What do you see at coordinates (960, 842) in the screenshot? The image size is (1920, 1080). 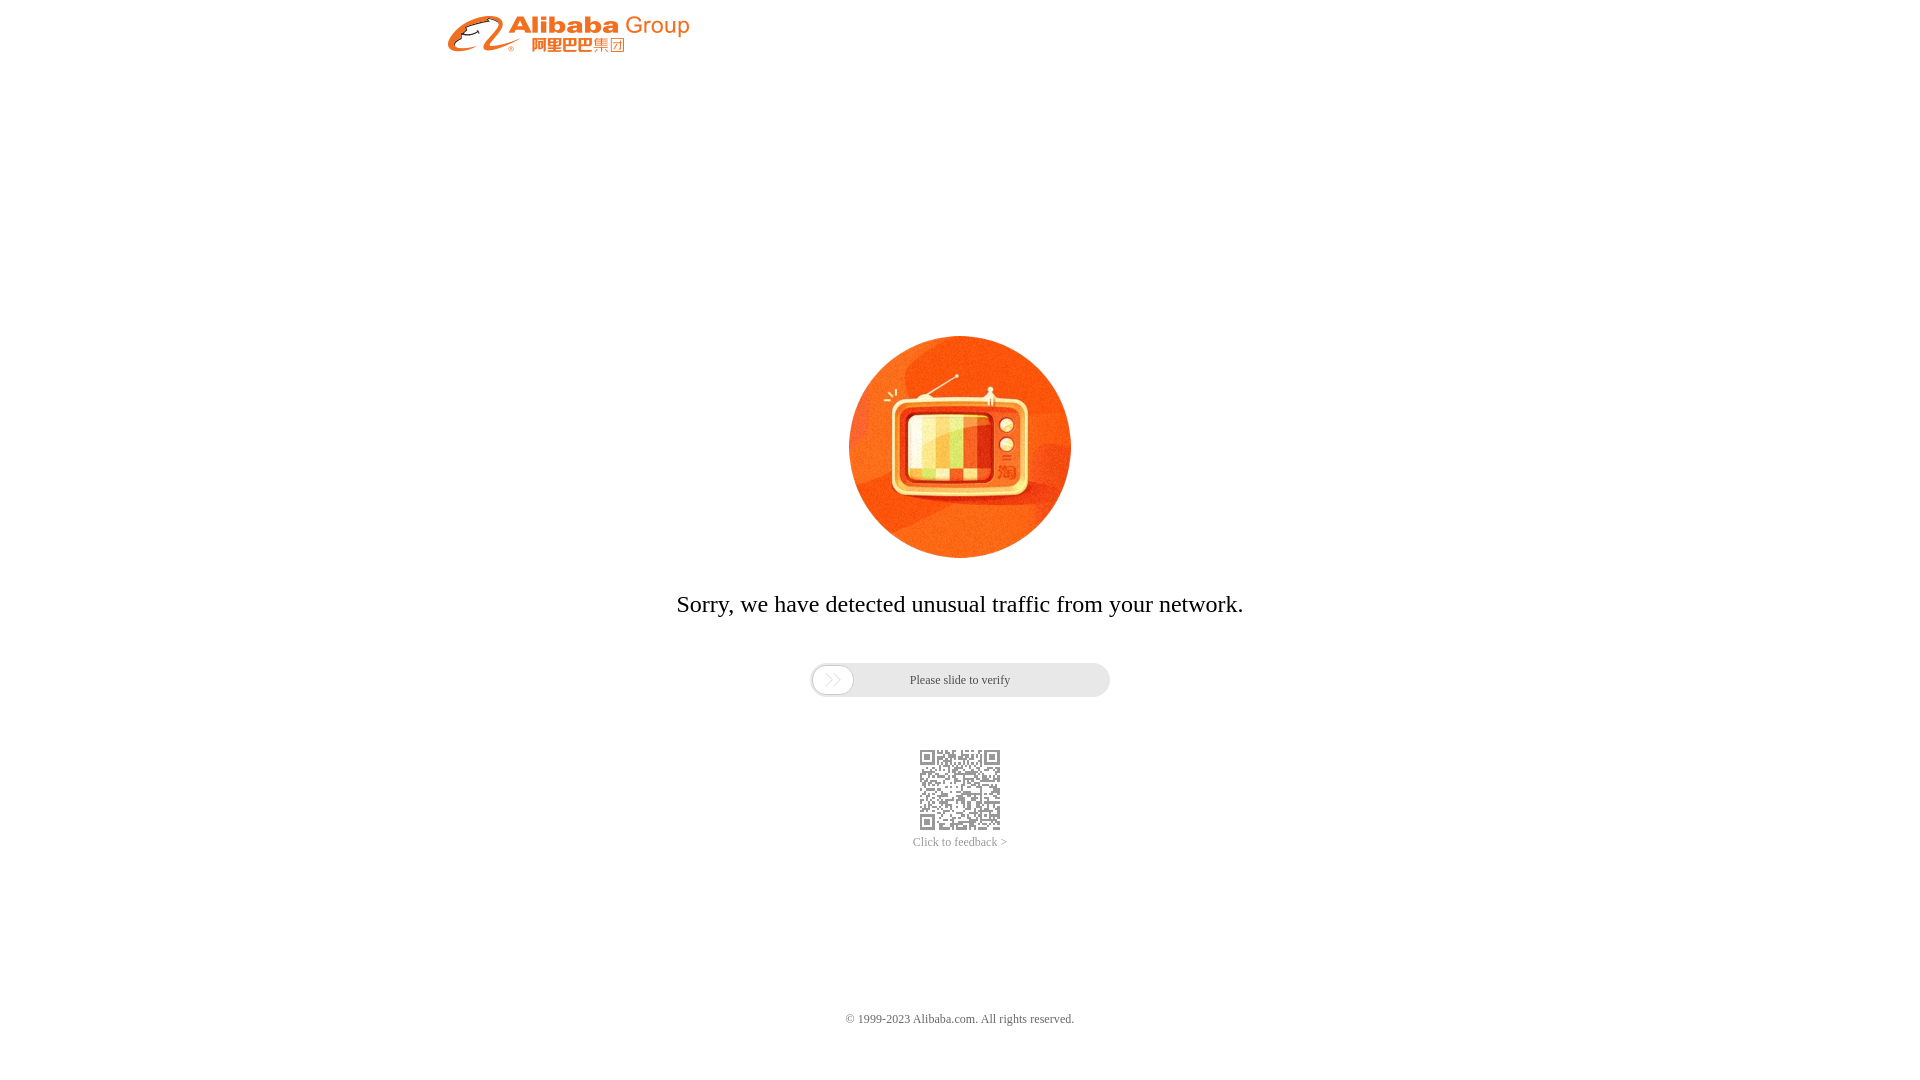 I see `'Click to feedback >'` at bounding box center [960, 842].